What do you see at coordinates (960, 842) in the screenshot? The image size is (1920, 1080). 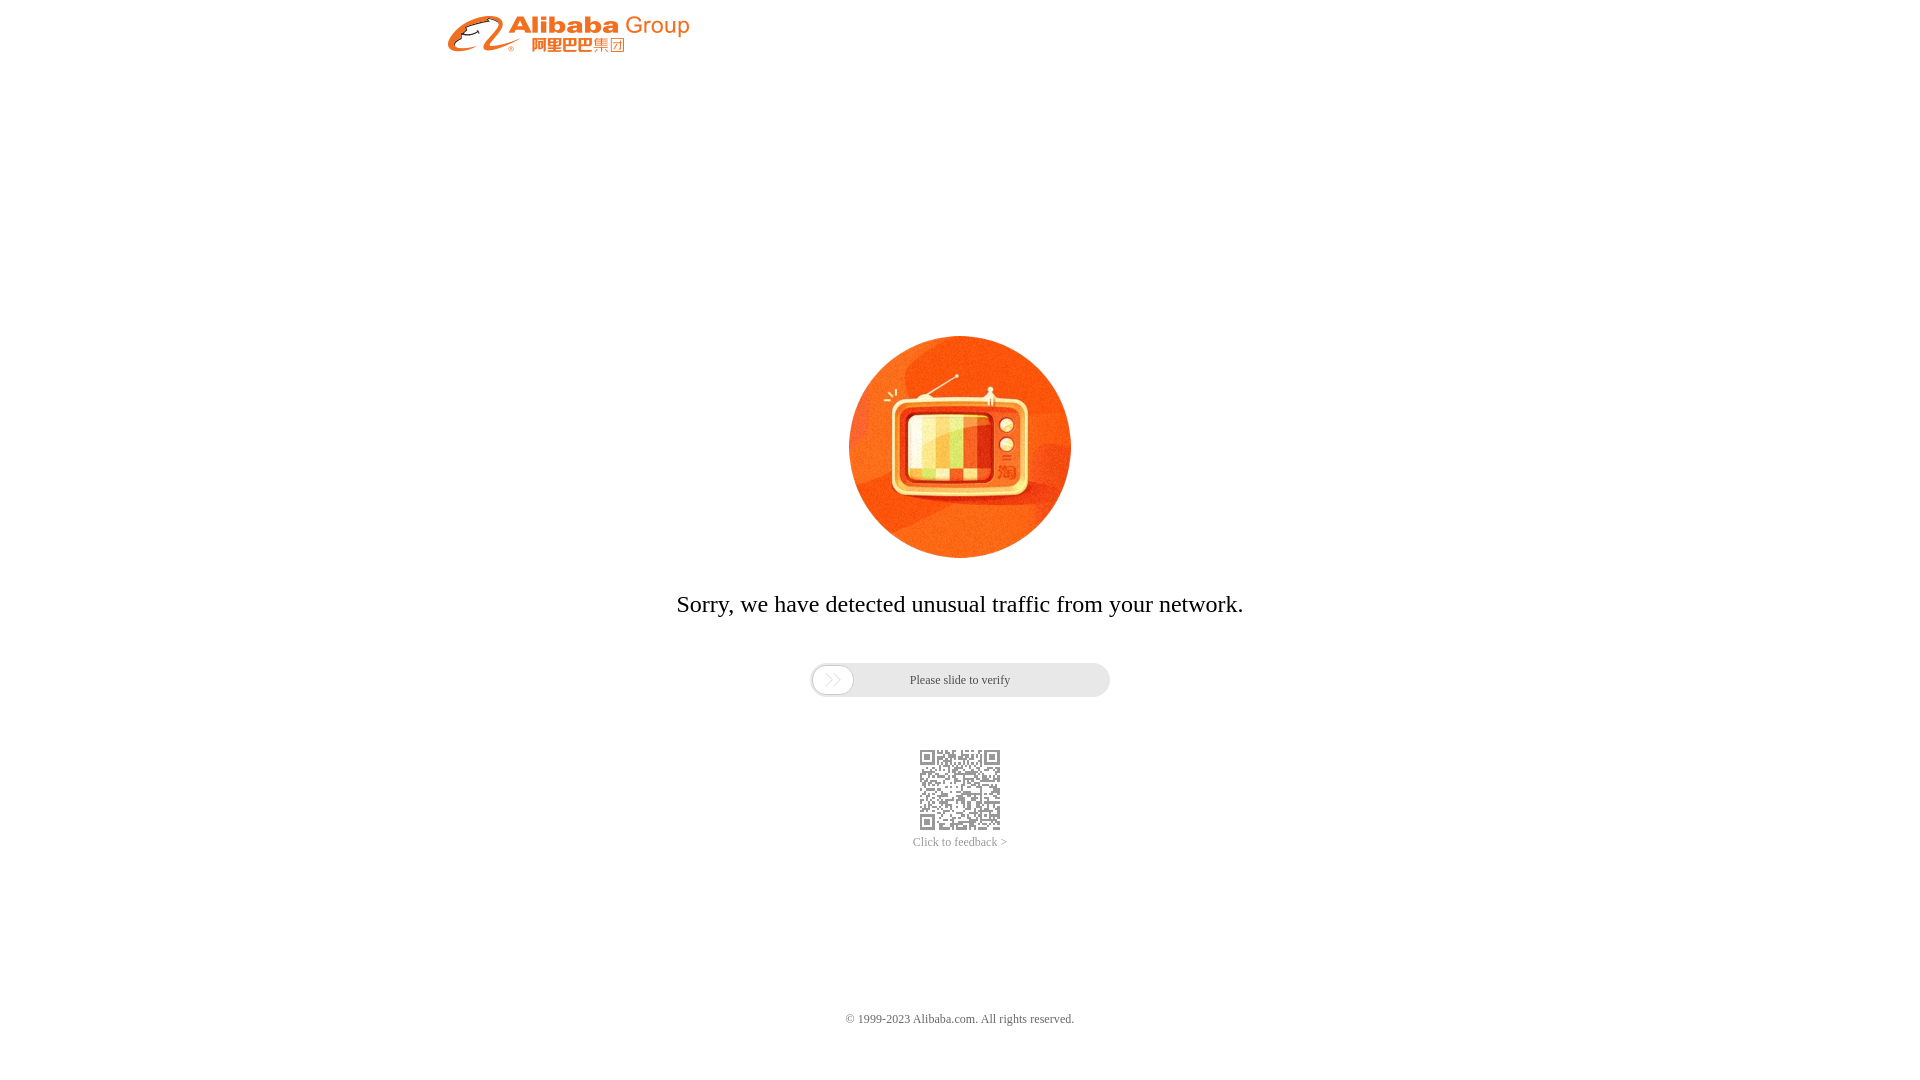 I see `'Click to feedback >'` at bounding box center [960, 842].